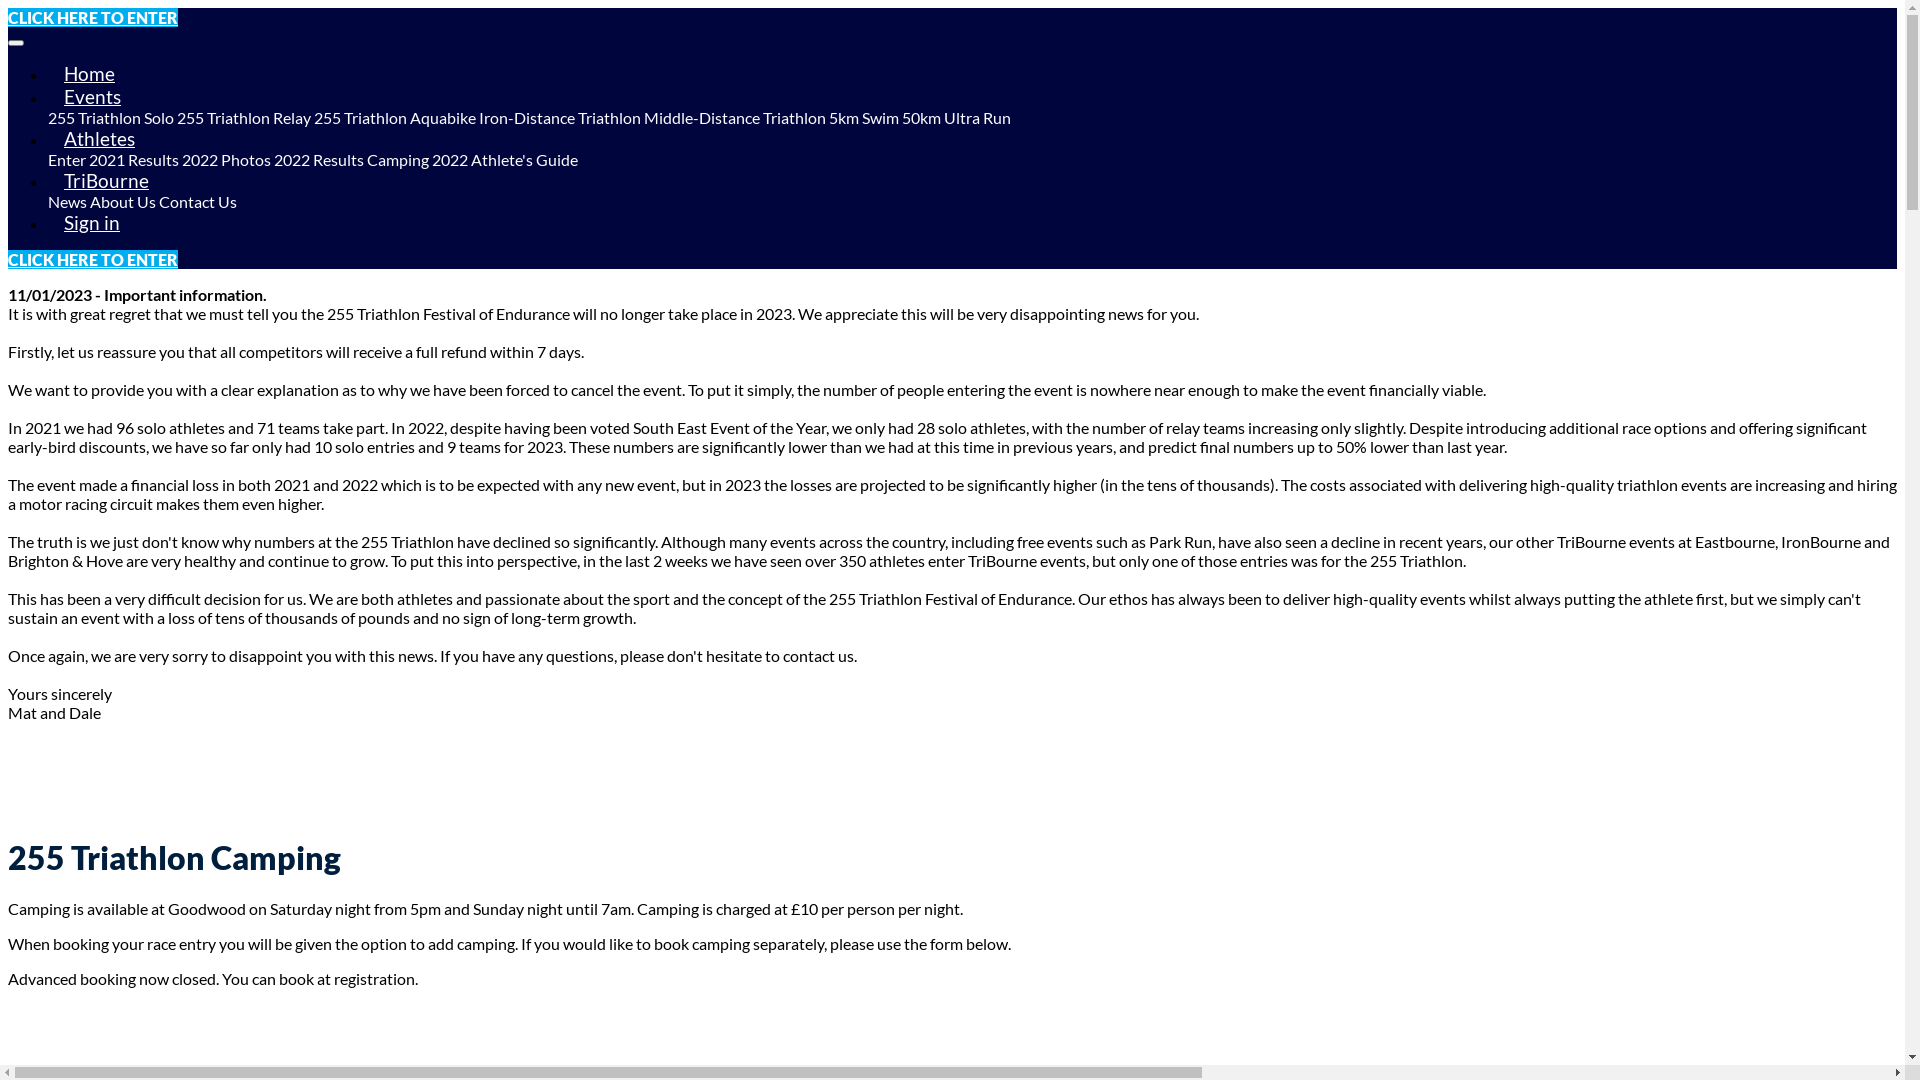  Describe the element at coordinates (955, 117) in the screenshot. I see `'50km Ultra Run'` at that location.